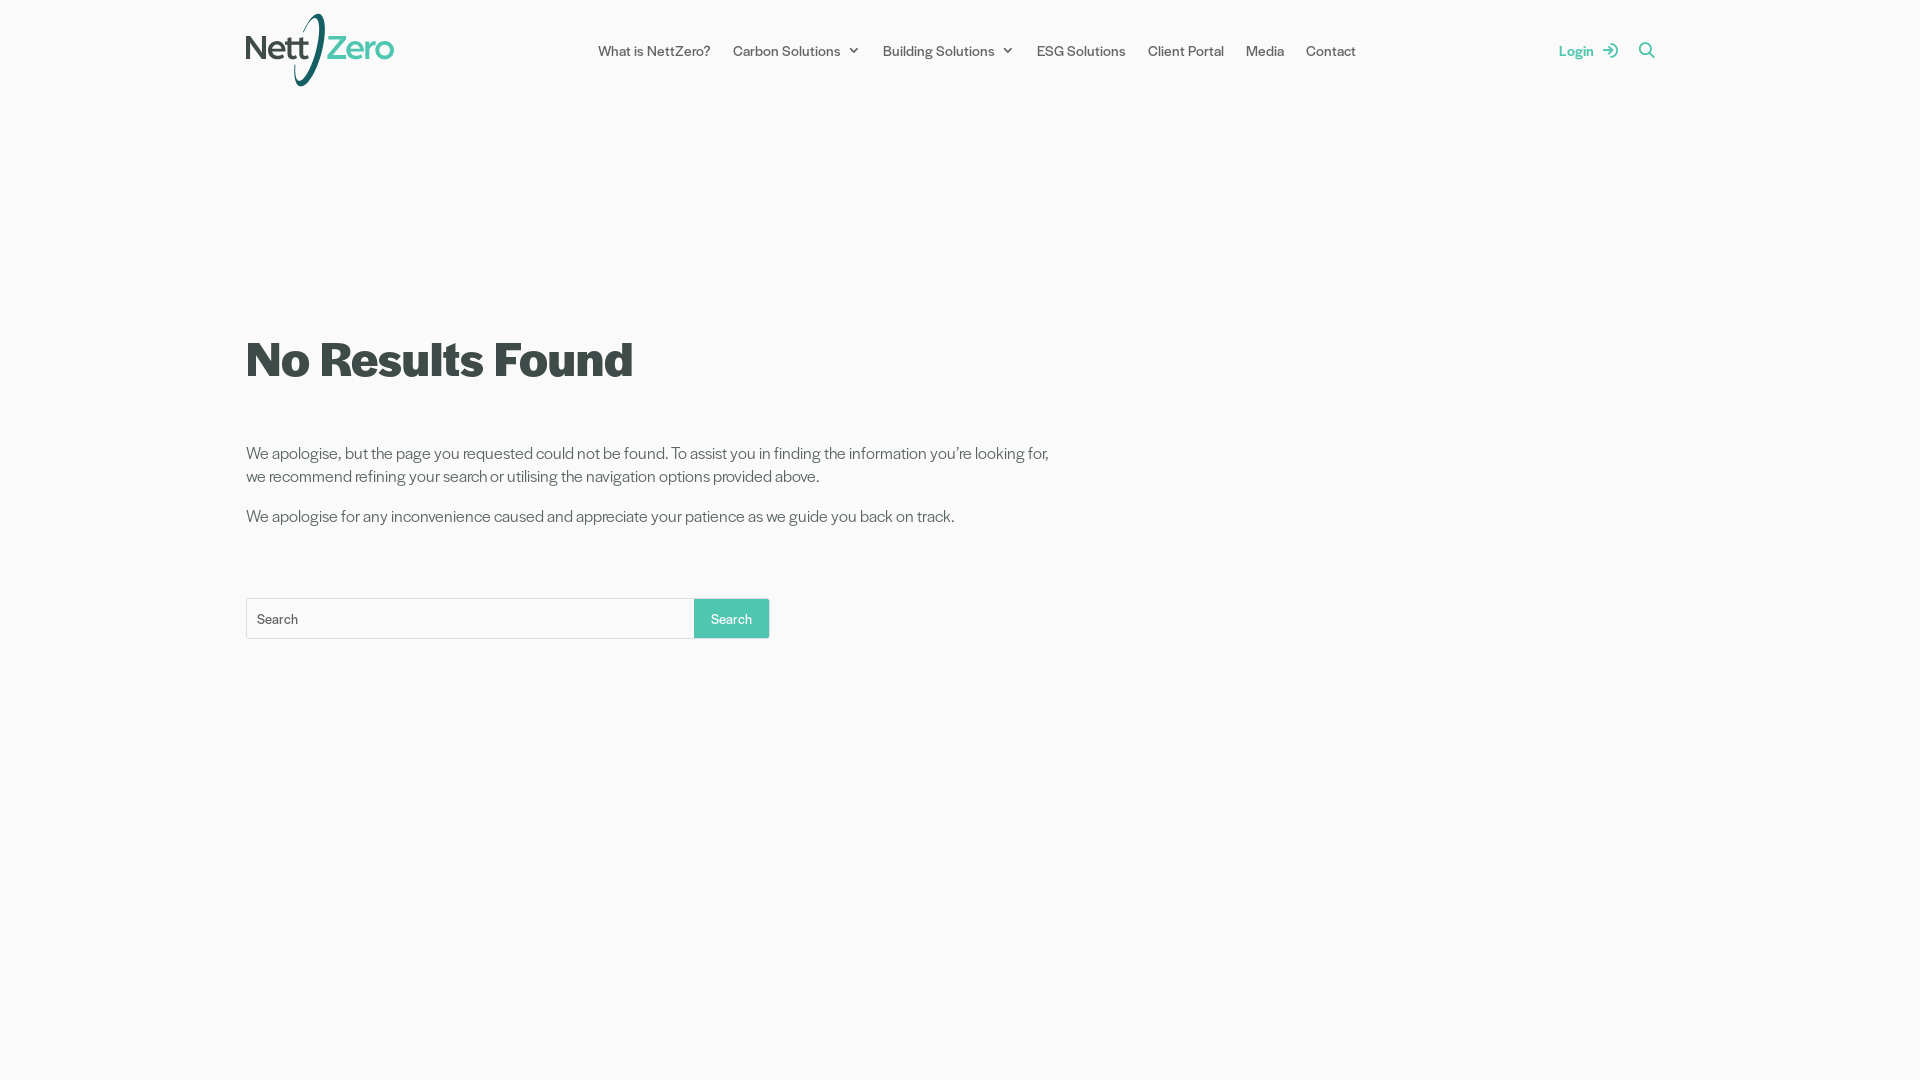 Image resolution: width=1920 pixels, height=1080 pixels. What do you see at coordinates (1587, 49) in the screenshot?
I see `'Login'` at bounding box center [1587, 49].